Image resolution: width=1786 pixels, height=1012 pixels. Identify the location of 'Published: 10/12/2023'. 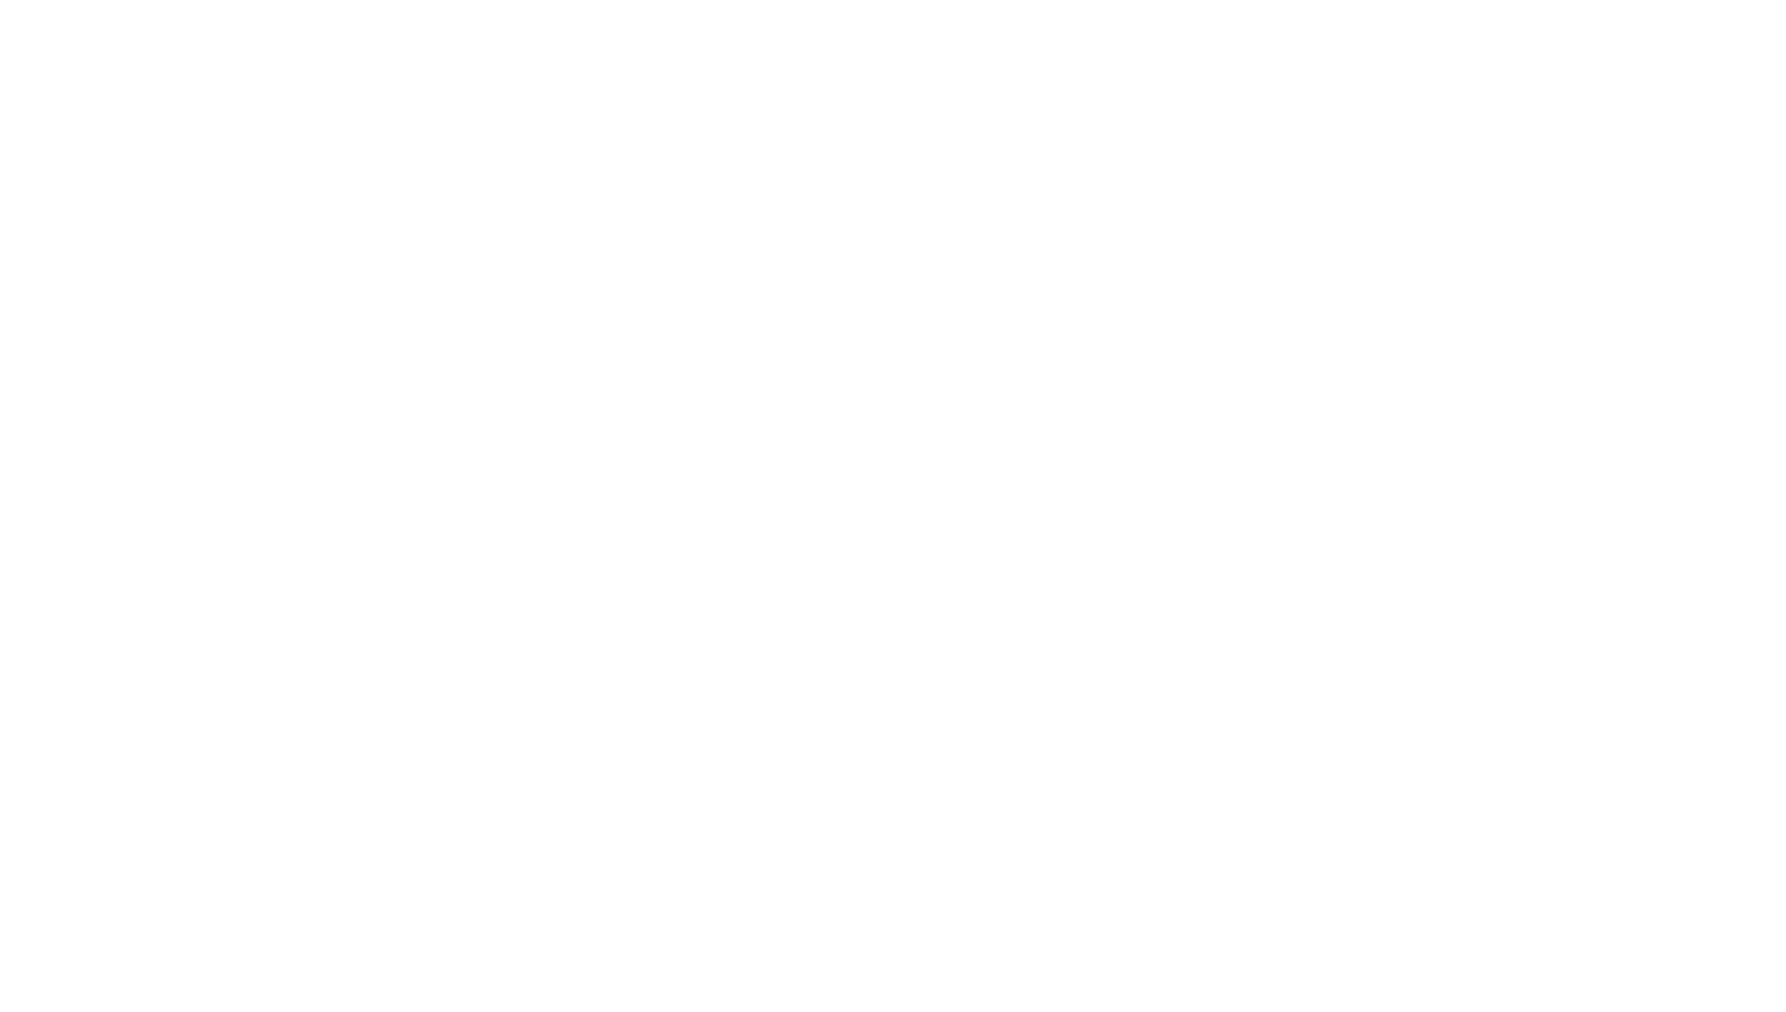
(771, 873).